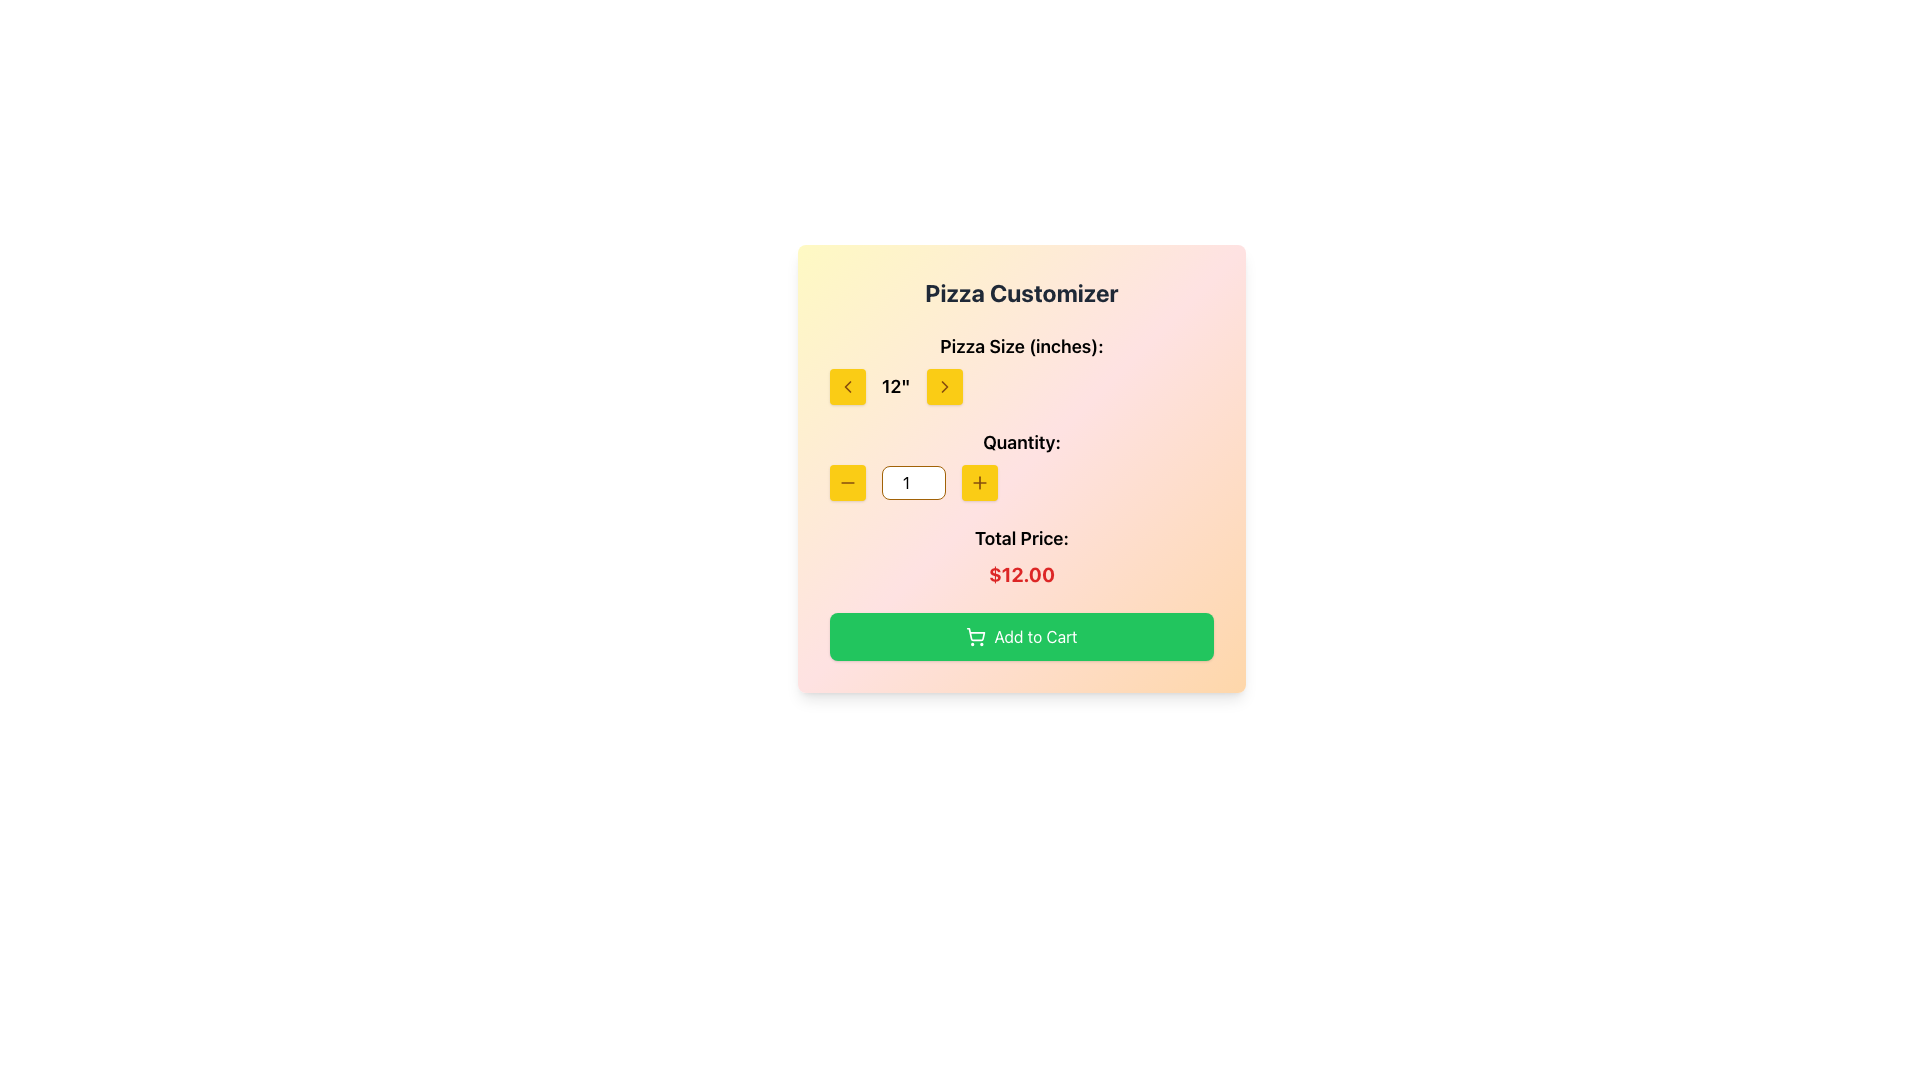 This screenshot has height=1080, width=1920. I want to click on the navigational button to decrease the pizza size, located under the 'Pizza Size (inches)' label, to the left of the numeric display, so click(848, 386).